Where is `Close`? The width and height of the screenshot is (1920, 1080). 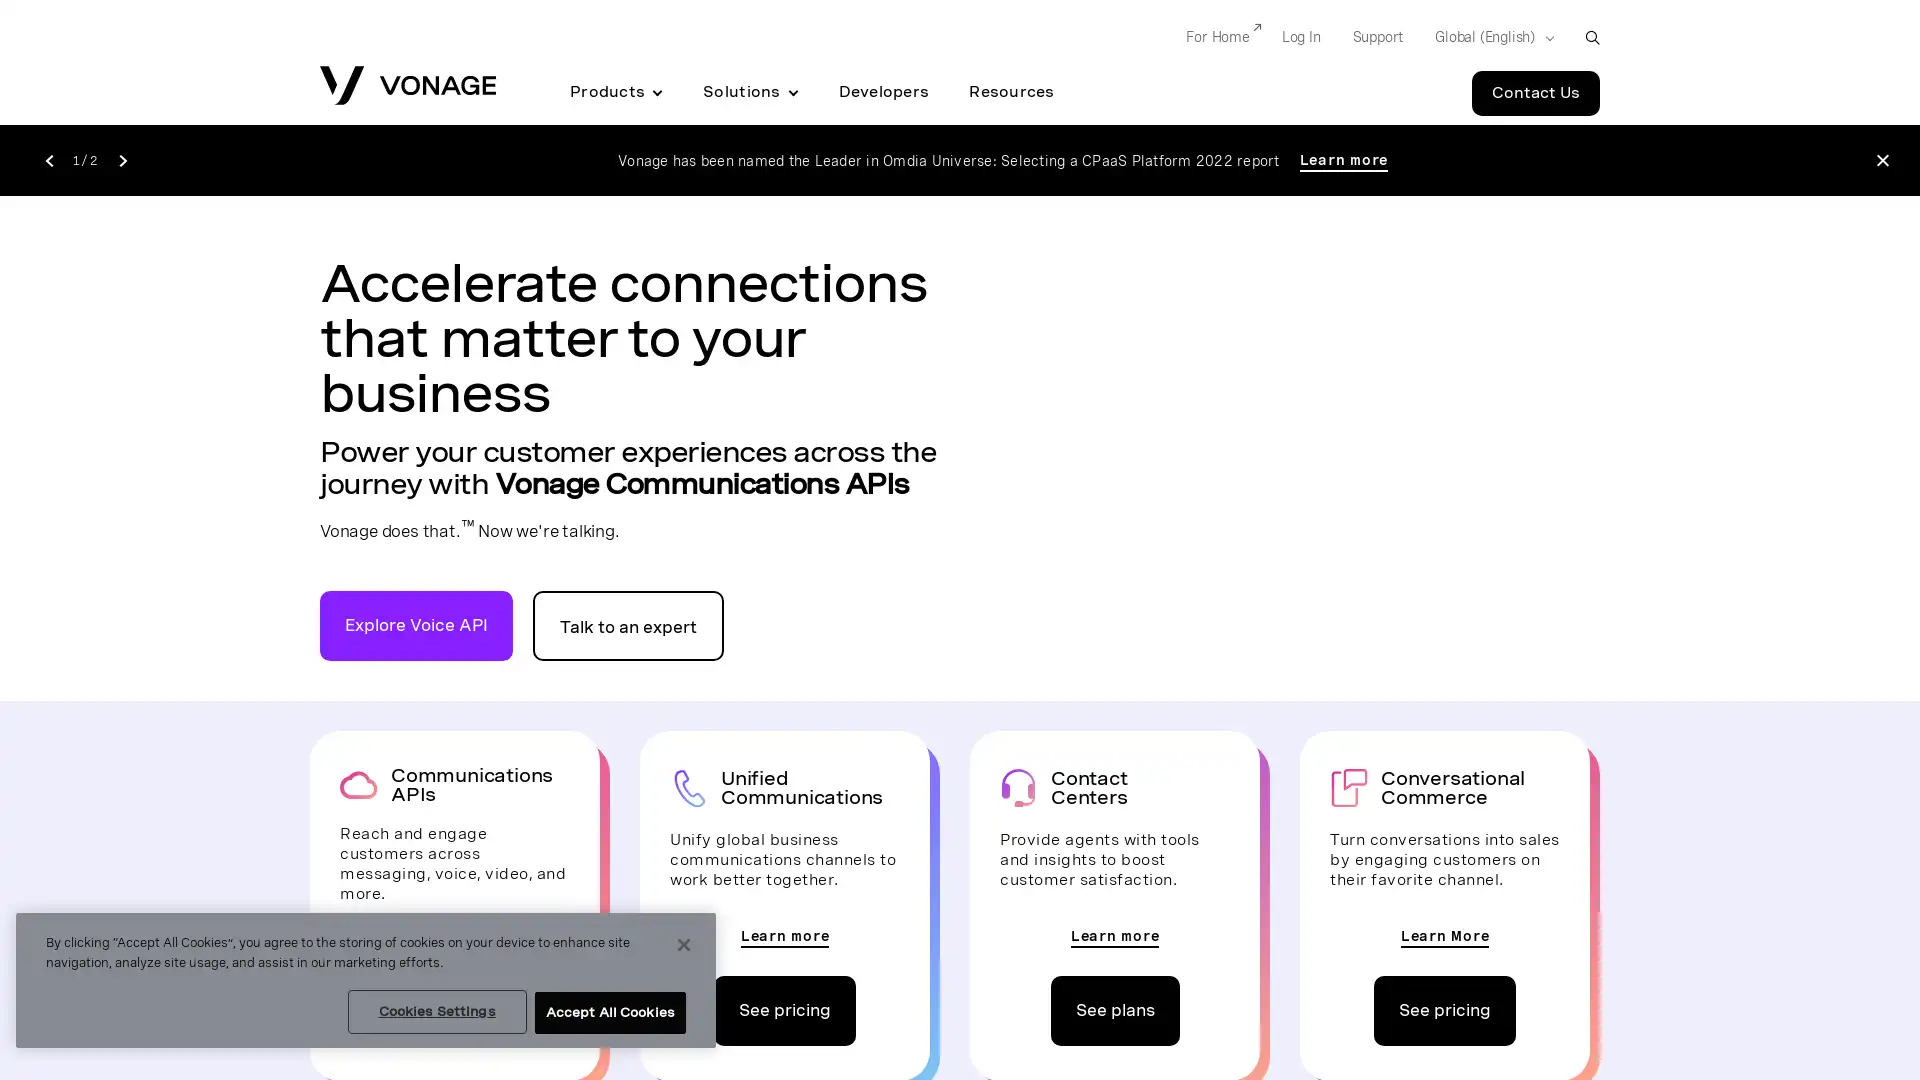 Close is located at coordinates (684, 945).